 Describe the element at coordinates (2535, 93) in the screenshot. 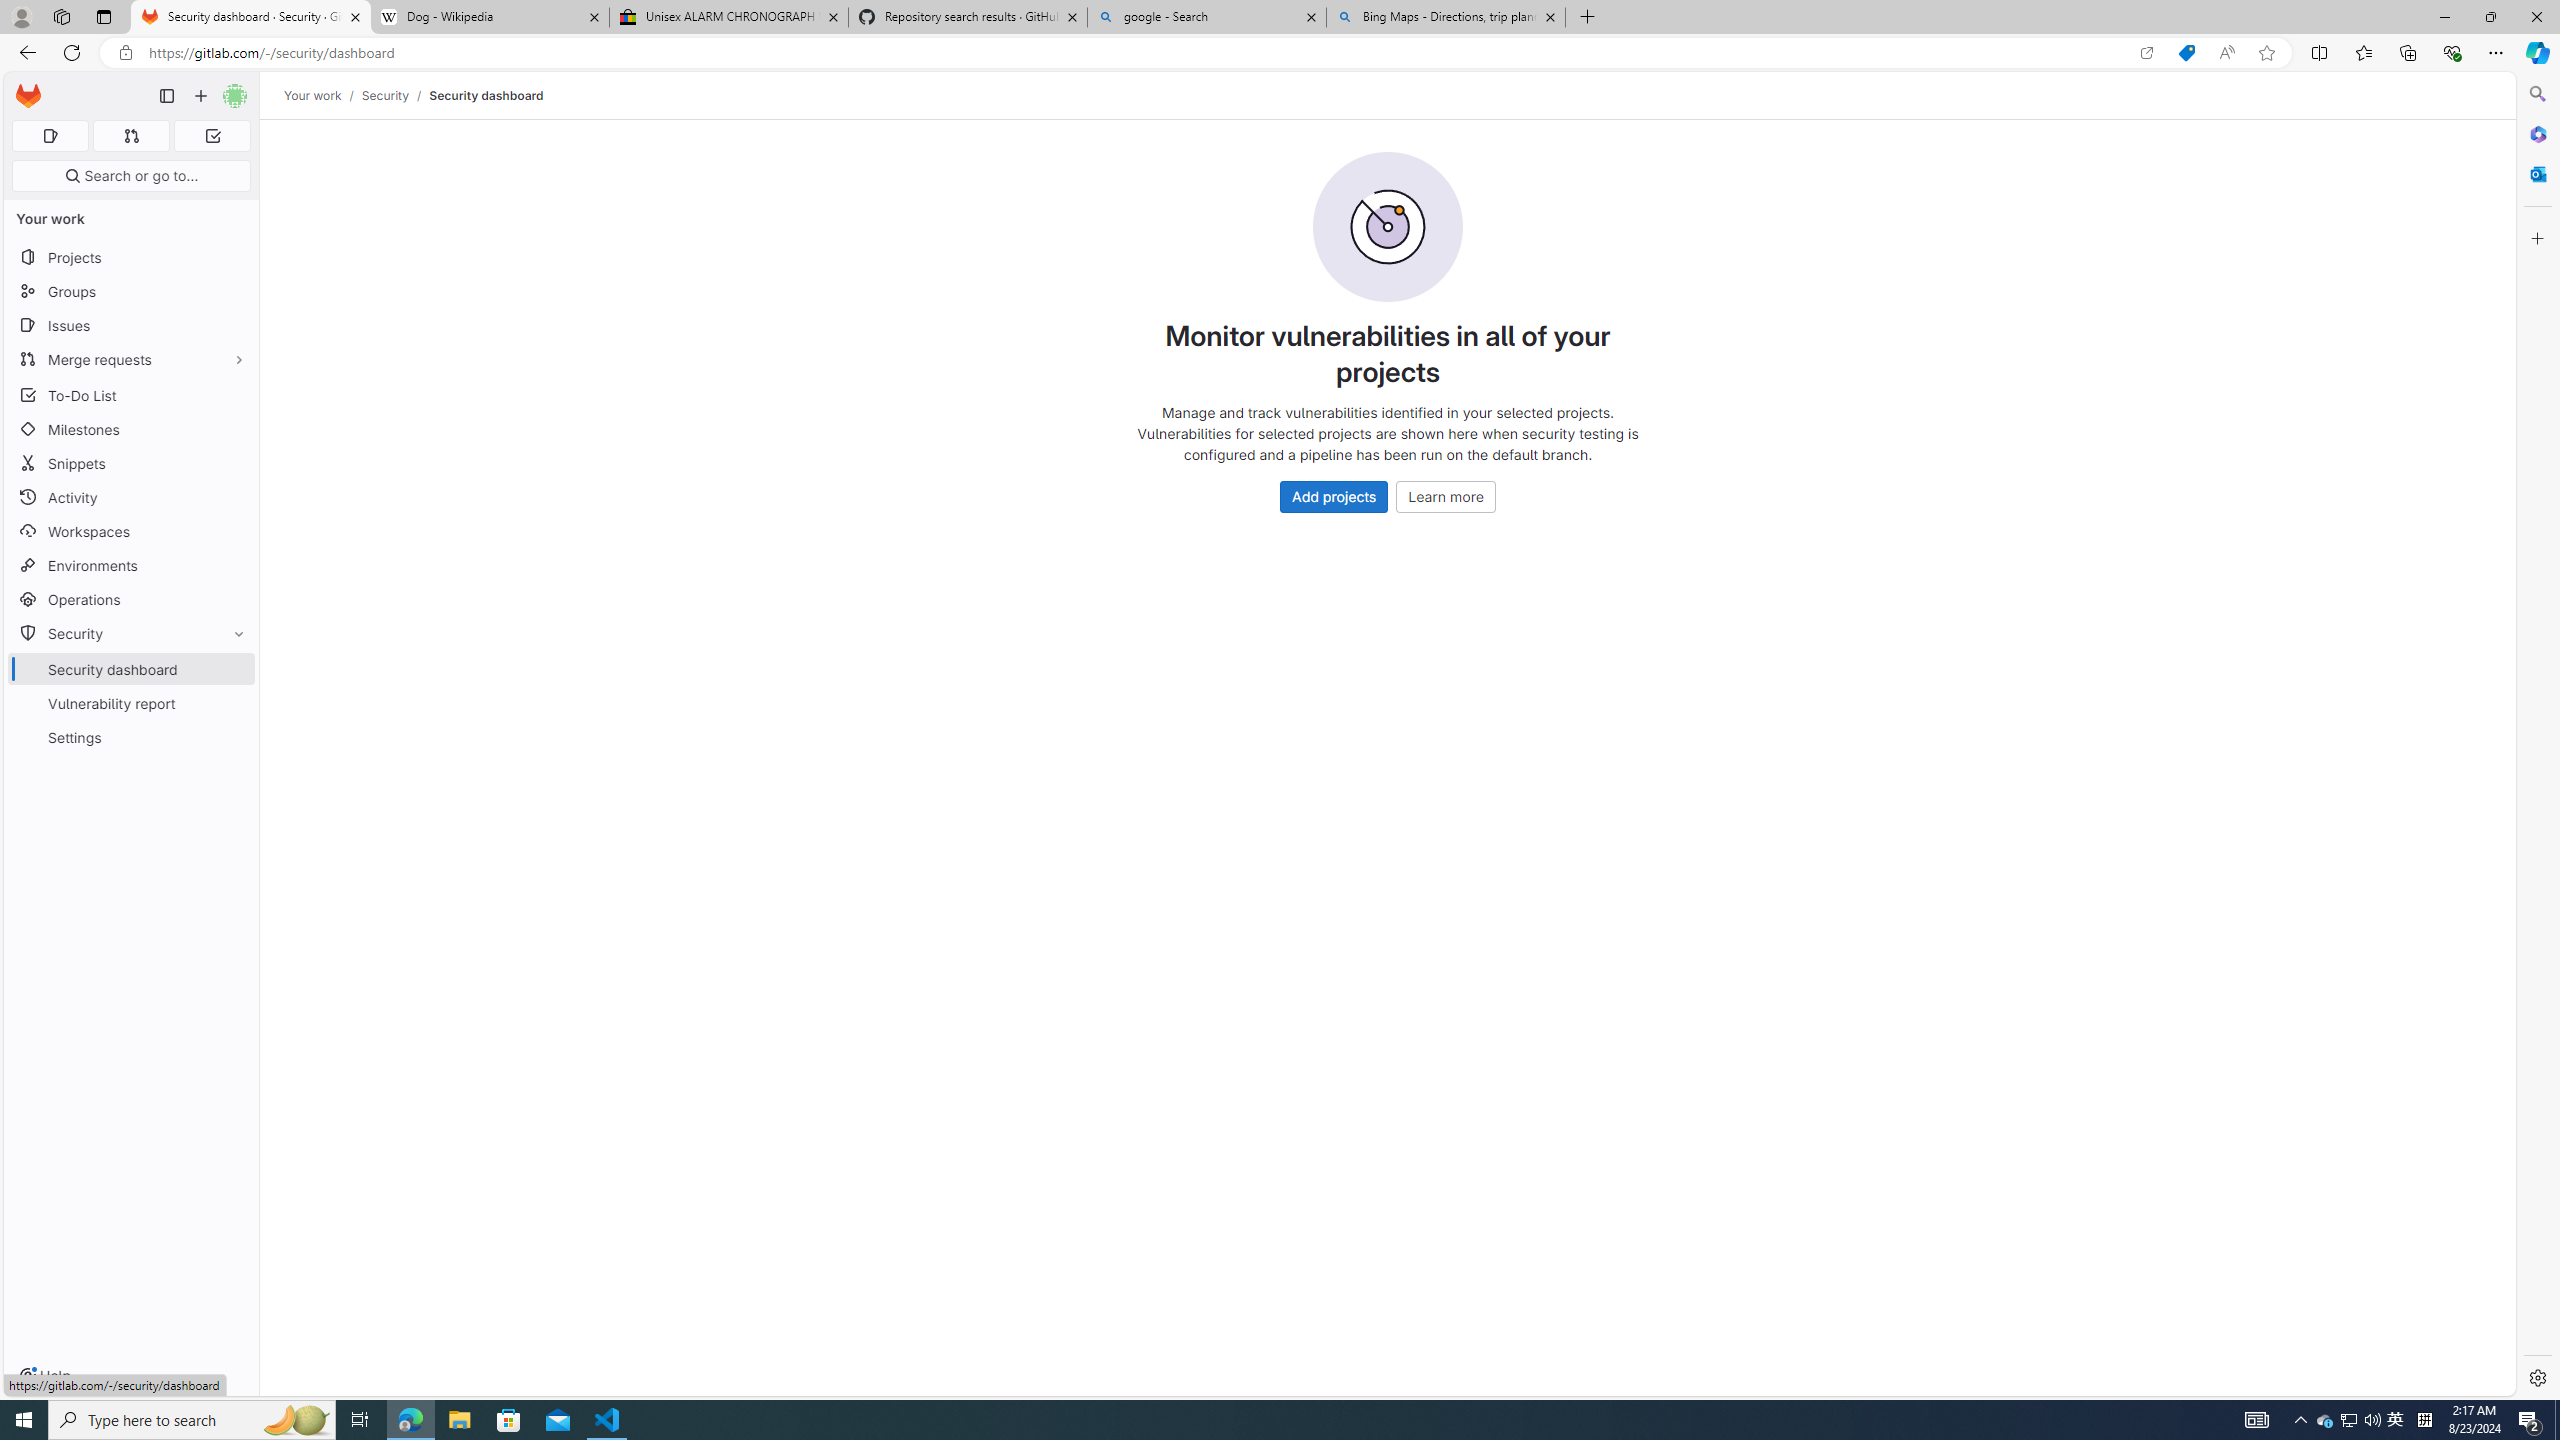

I see `'Search'` at that location.